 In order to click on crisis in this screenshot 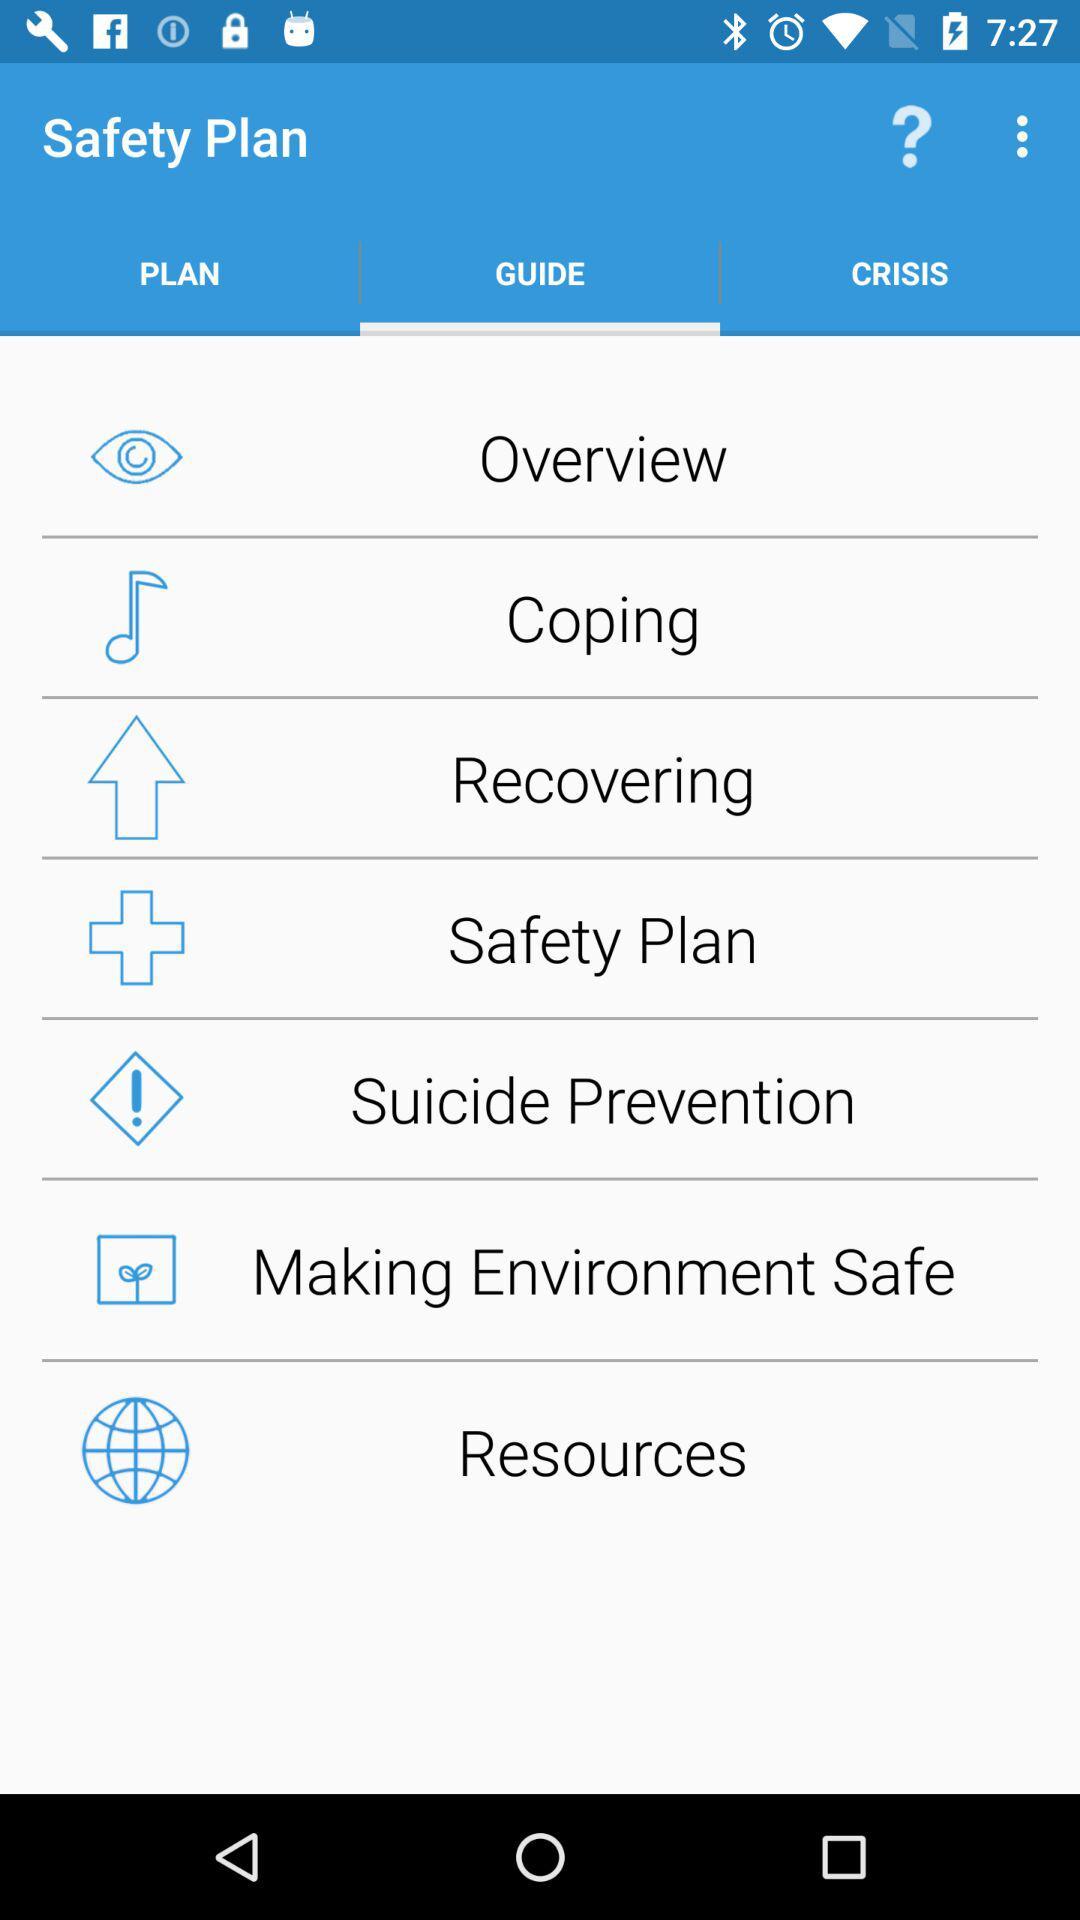, I will do `click(898, 272)`.